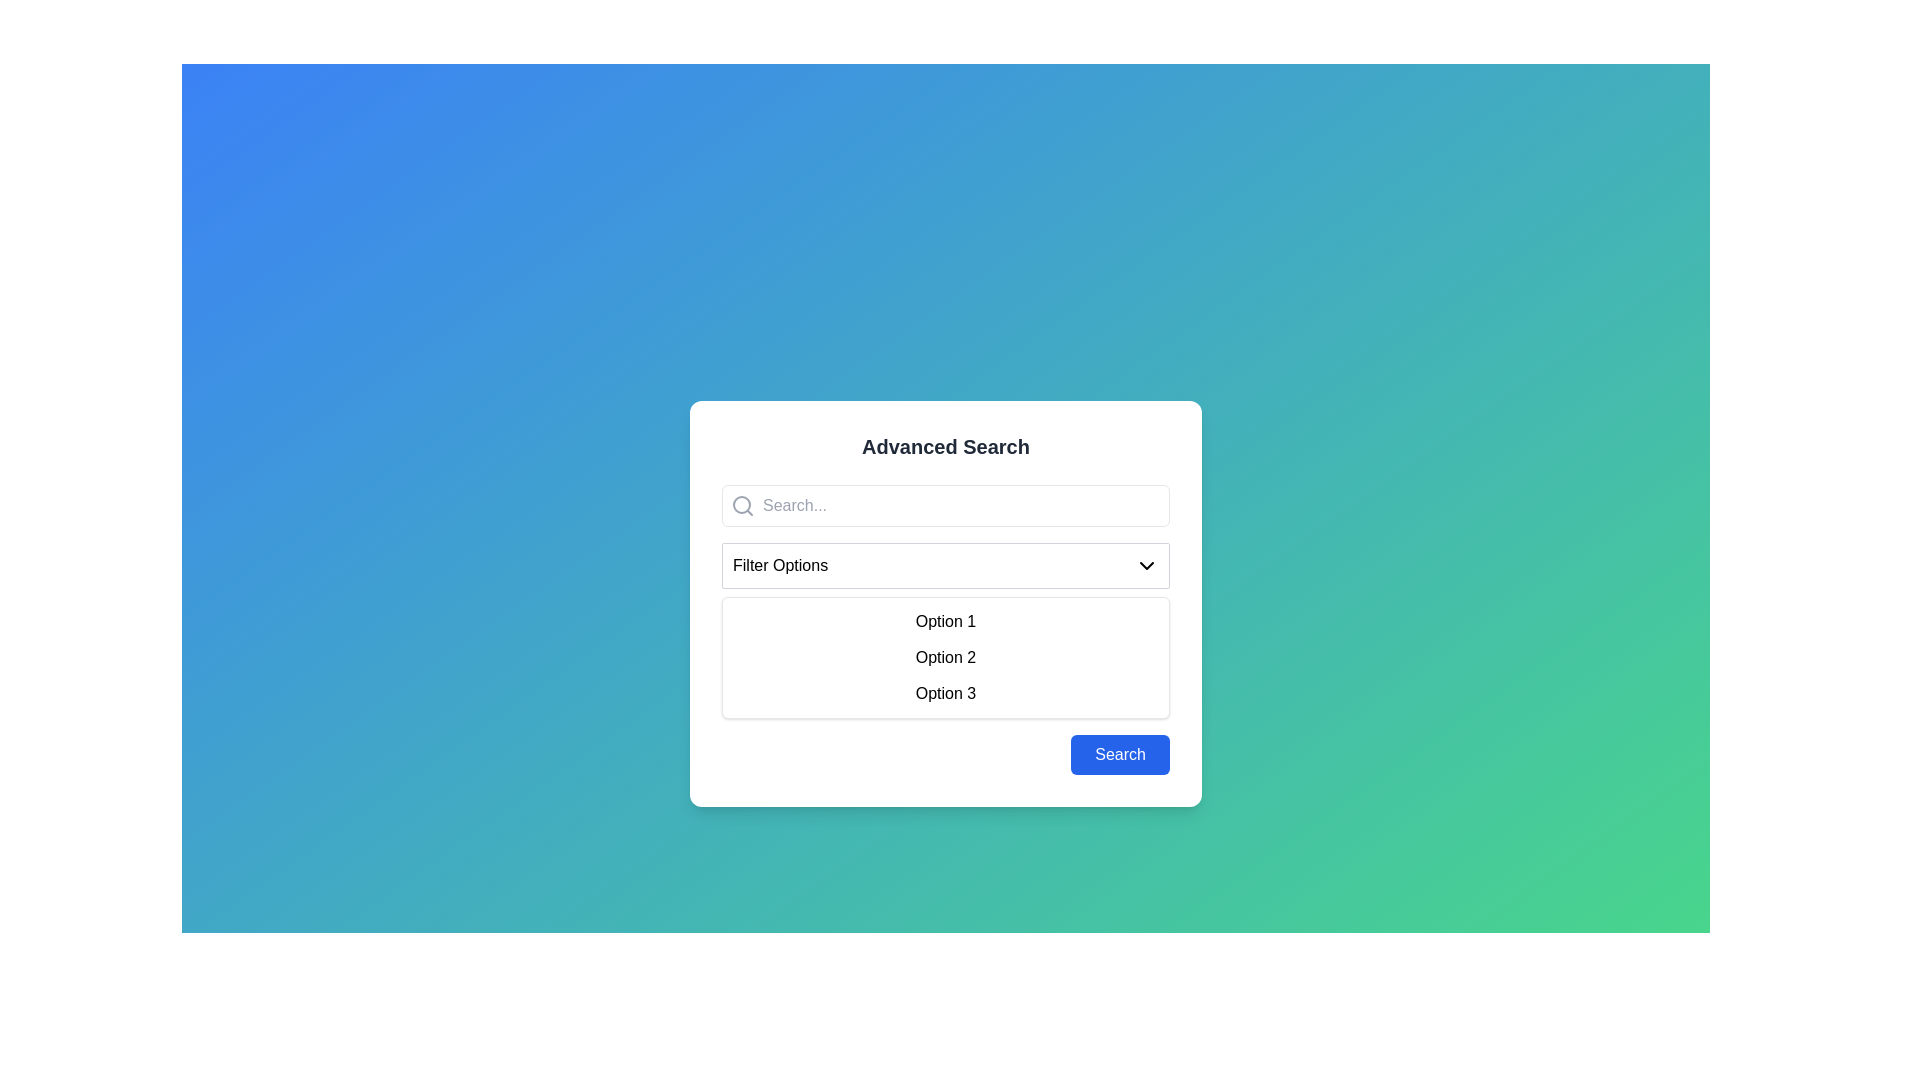  Describe the element at coordinates (741, 504) in the screenshot. I see `the circular part of the search icon, which is styled with a medium thickness stroke and has an unfilled center area, located at the top-left within the search input box` at that location.